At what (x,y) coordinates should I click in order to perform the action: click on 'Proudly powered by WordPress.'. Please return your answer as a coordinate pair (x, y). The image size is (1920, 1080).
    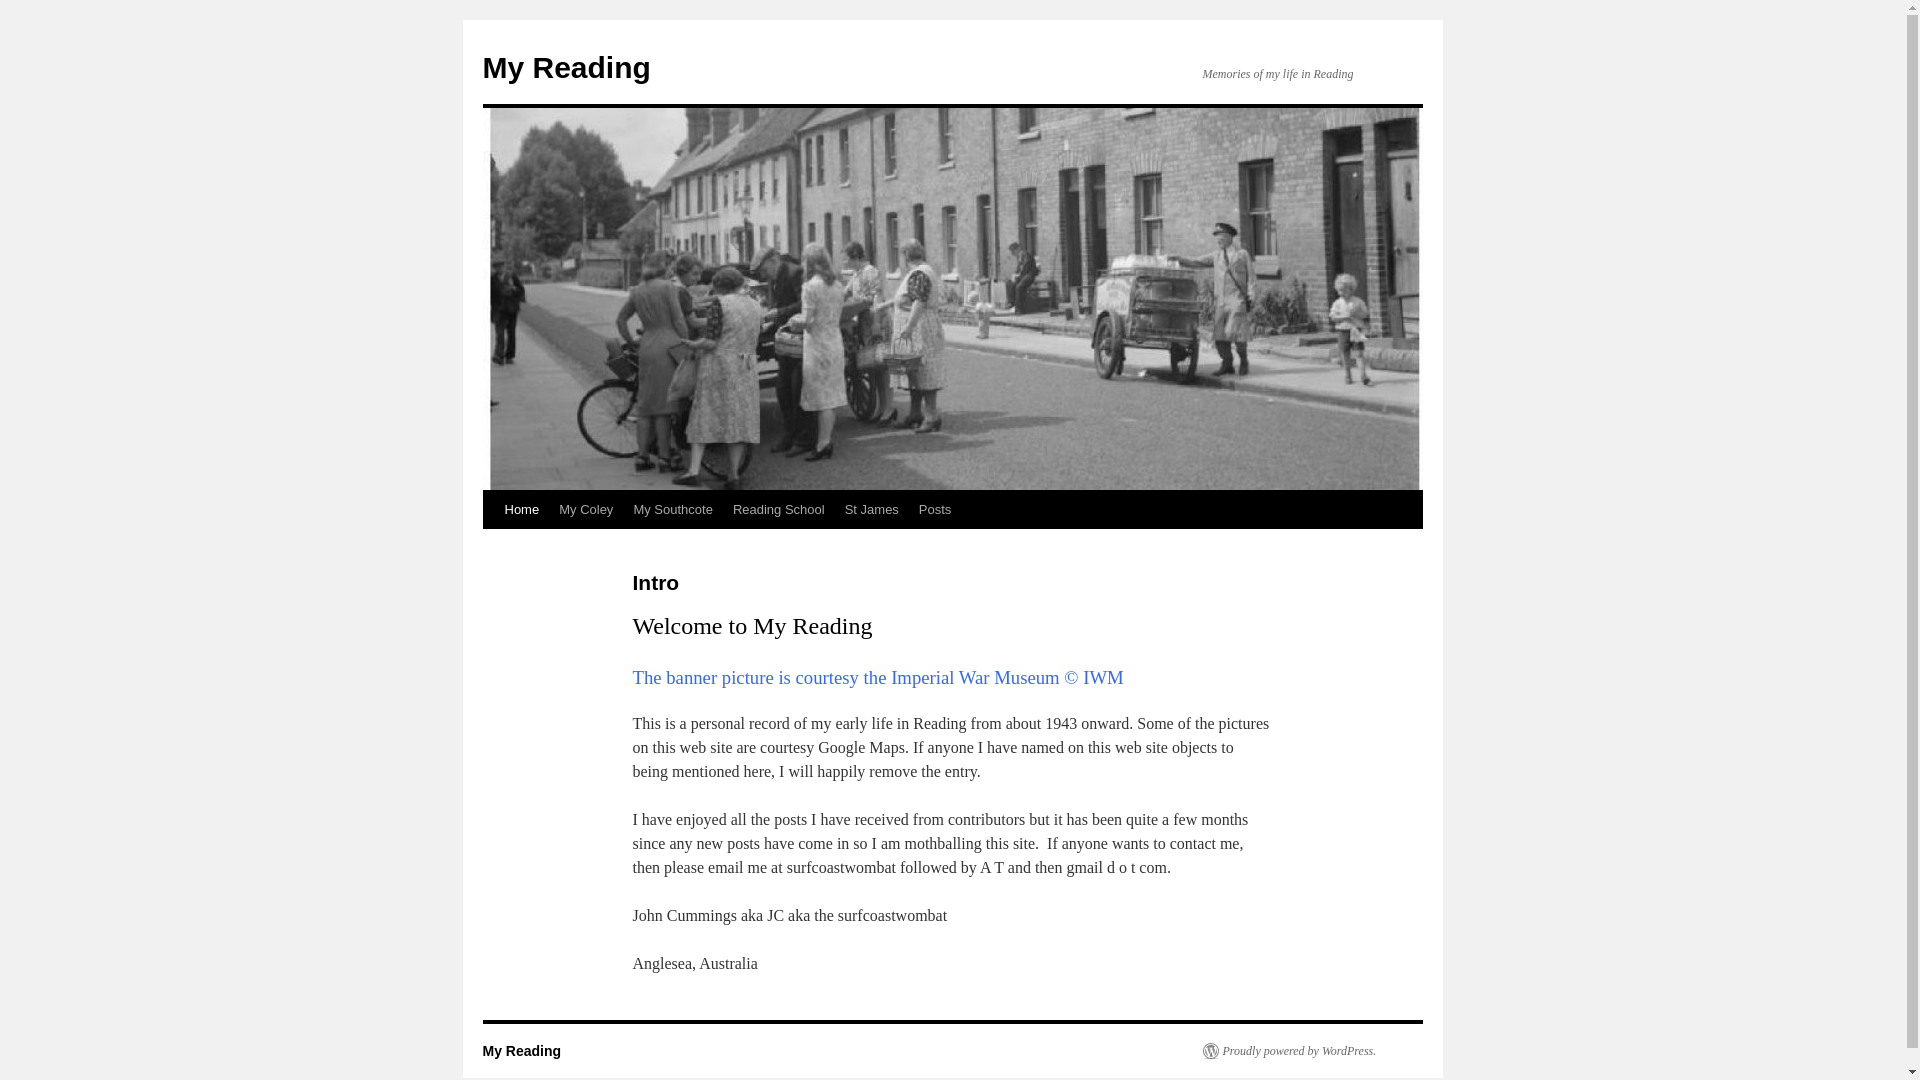
    Looking at the image, I should click on (1289, 1049).